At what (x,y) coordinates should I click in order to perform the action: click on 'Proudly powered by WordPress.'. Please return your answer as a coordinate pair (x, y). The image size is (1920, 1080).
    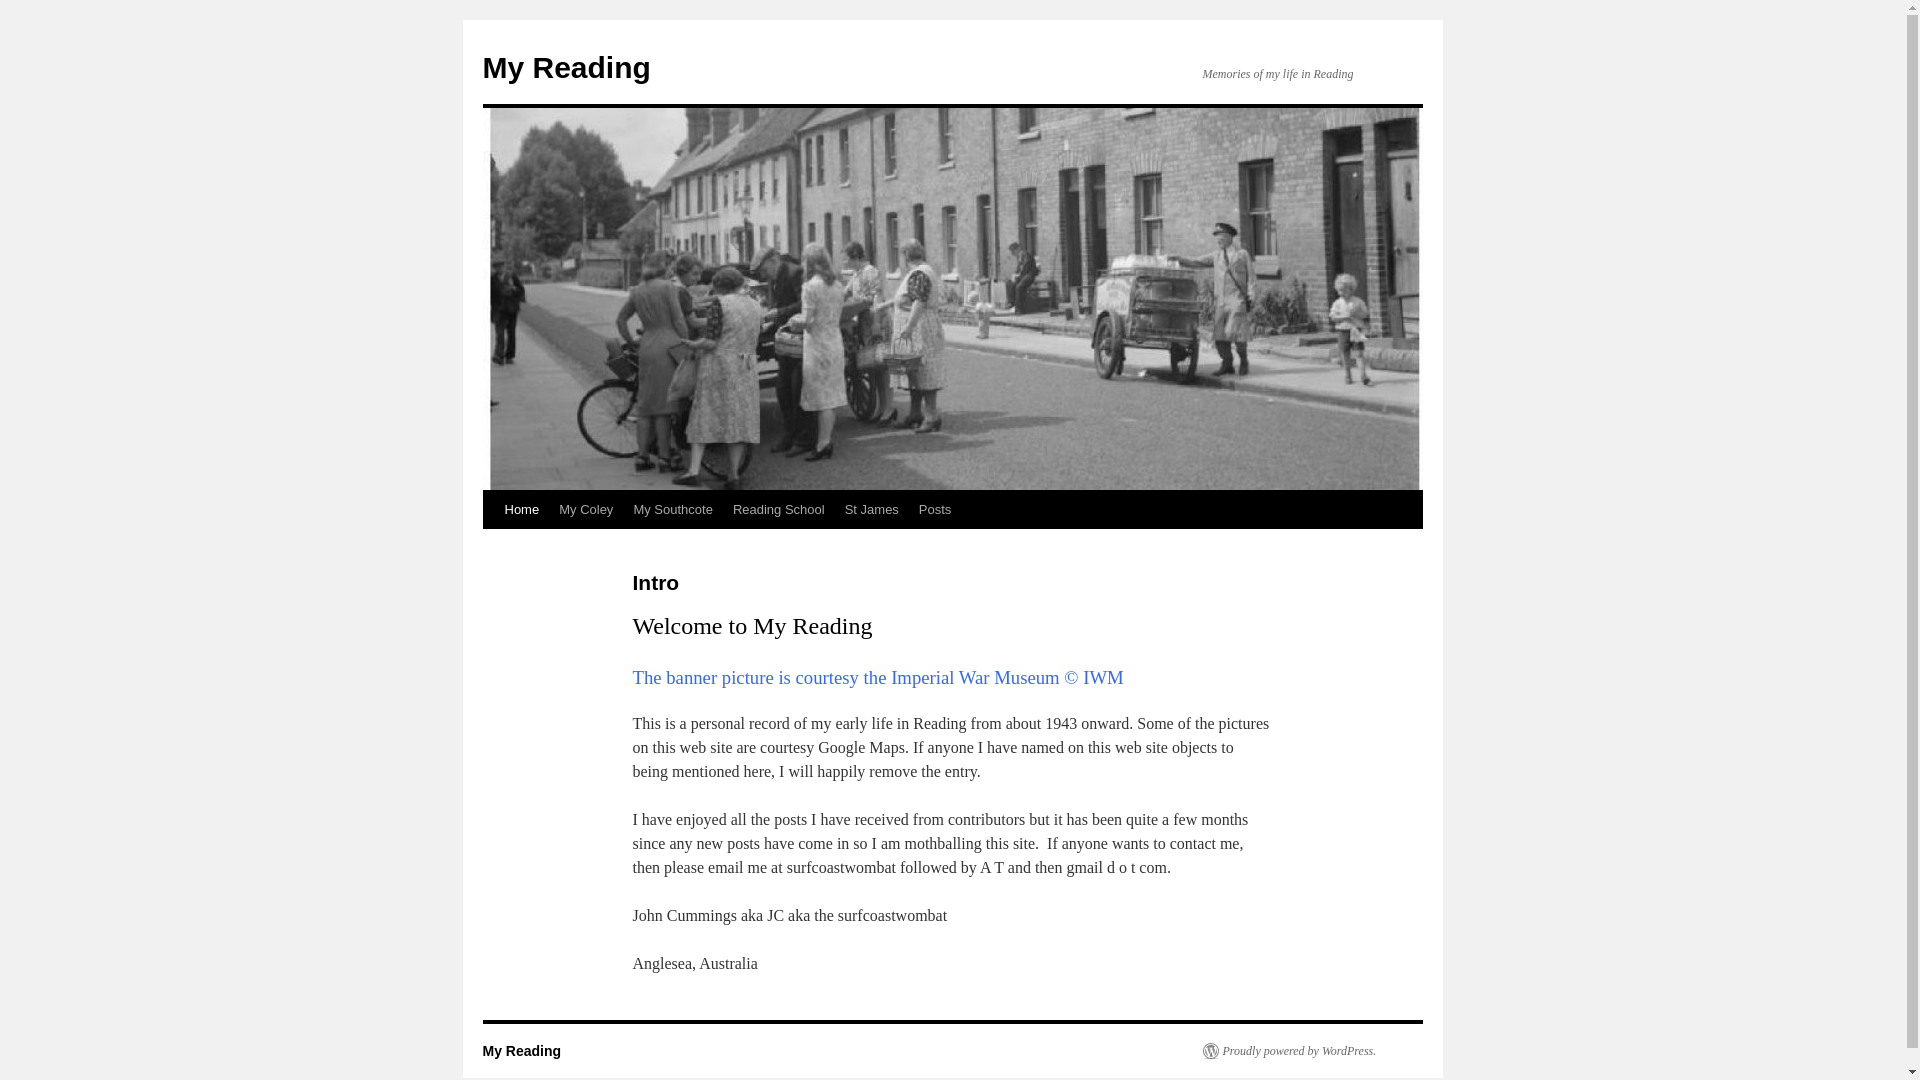
    Looking at the image, I should click on (1289, 1049).